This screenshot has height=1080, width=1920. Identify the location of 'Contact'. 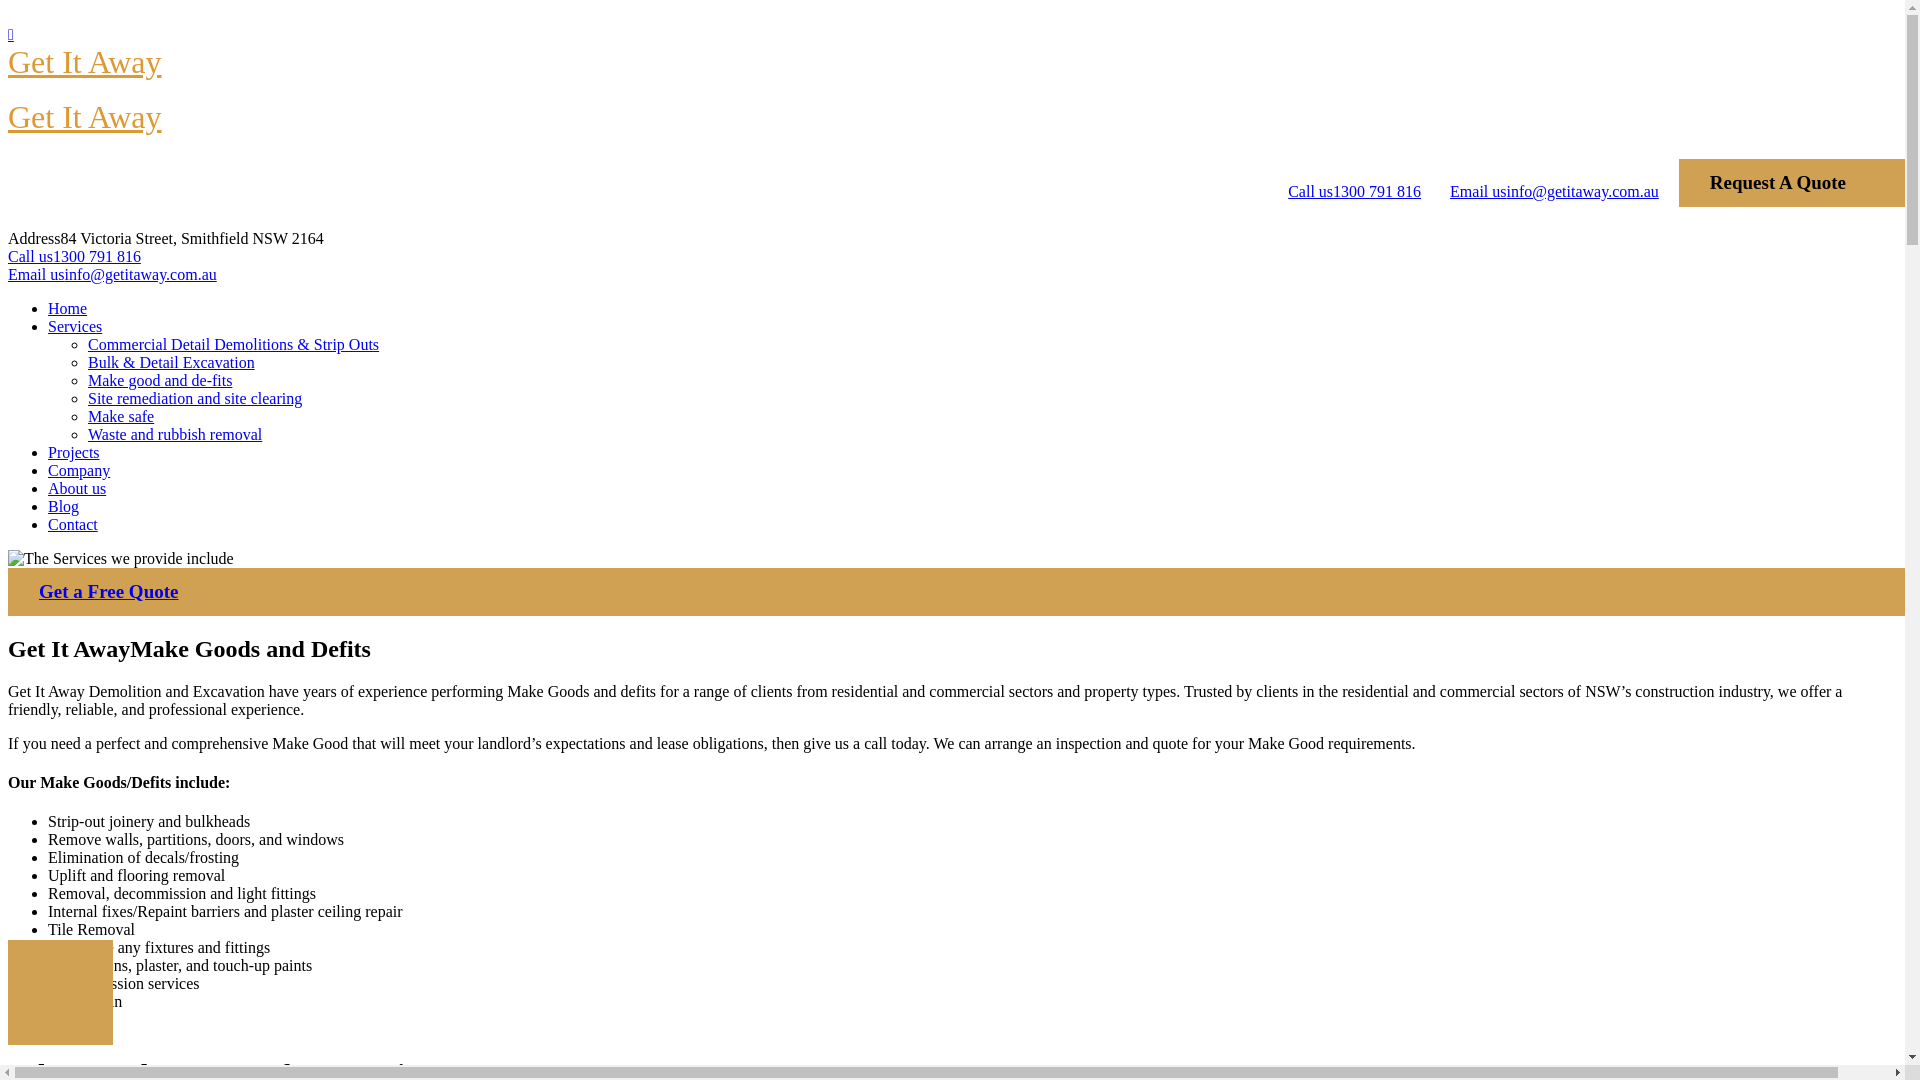
(72, 523).